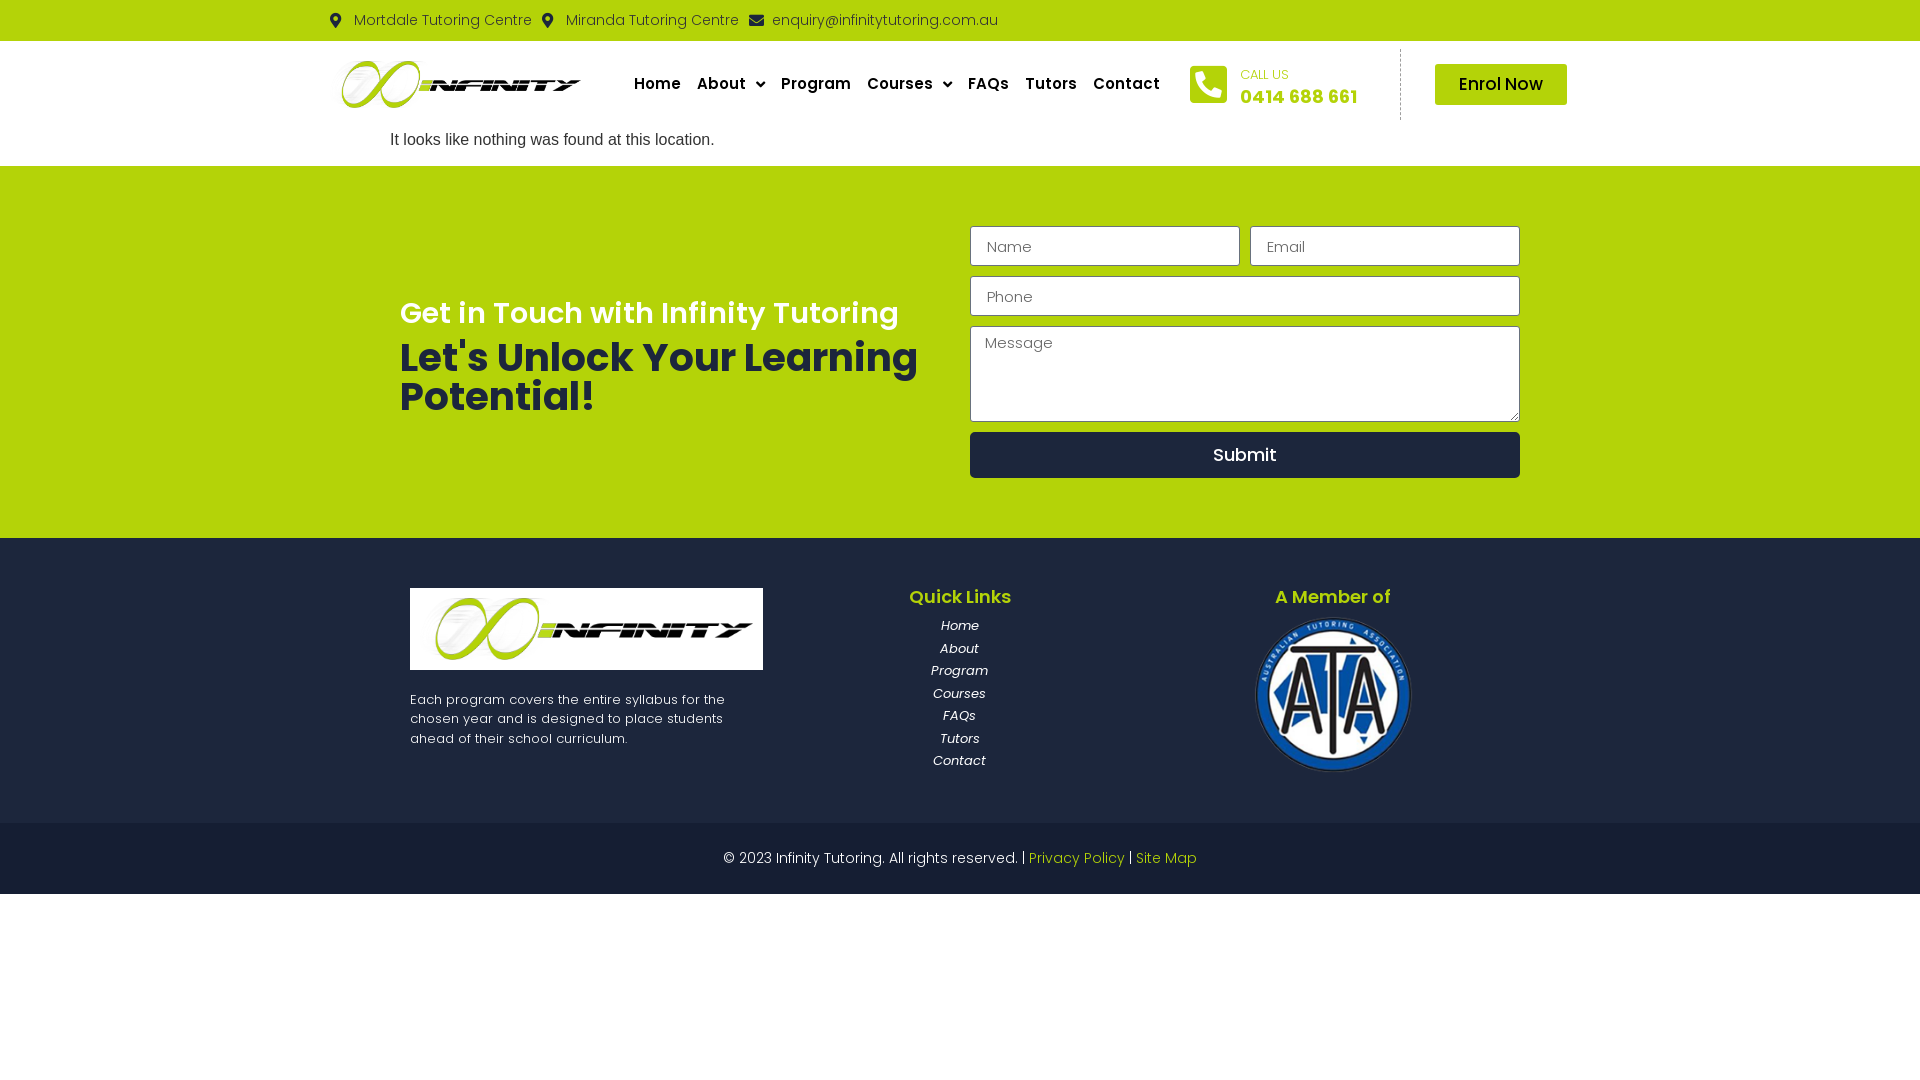 This screenshot has height=1080, width=1920. Describe the element at coordinates (781, 648) in the screenshot. I see `'About'` at that location.